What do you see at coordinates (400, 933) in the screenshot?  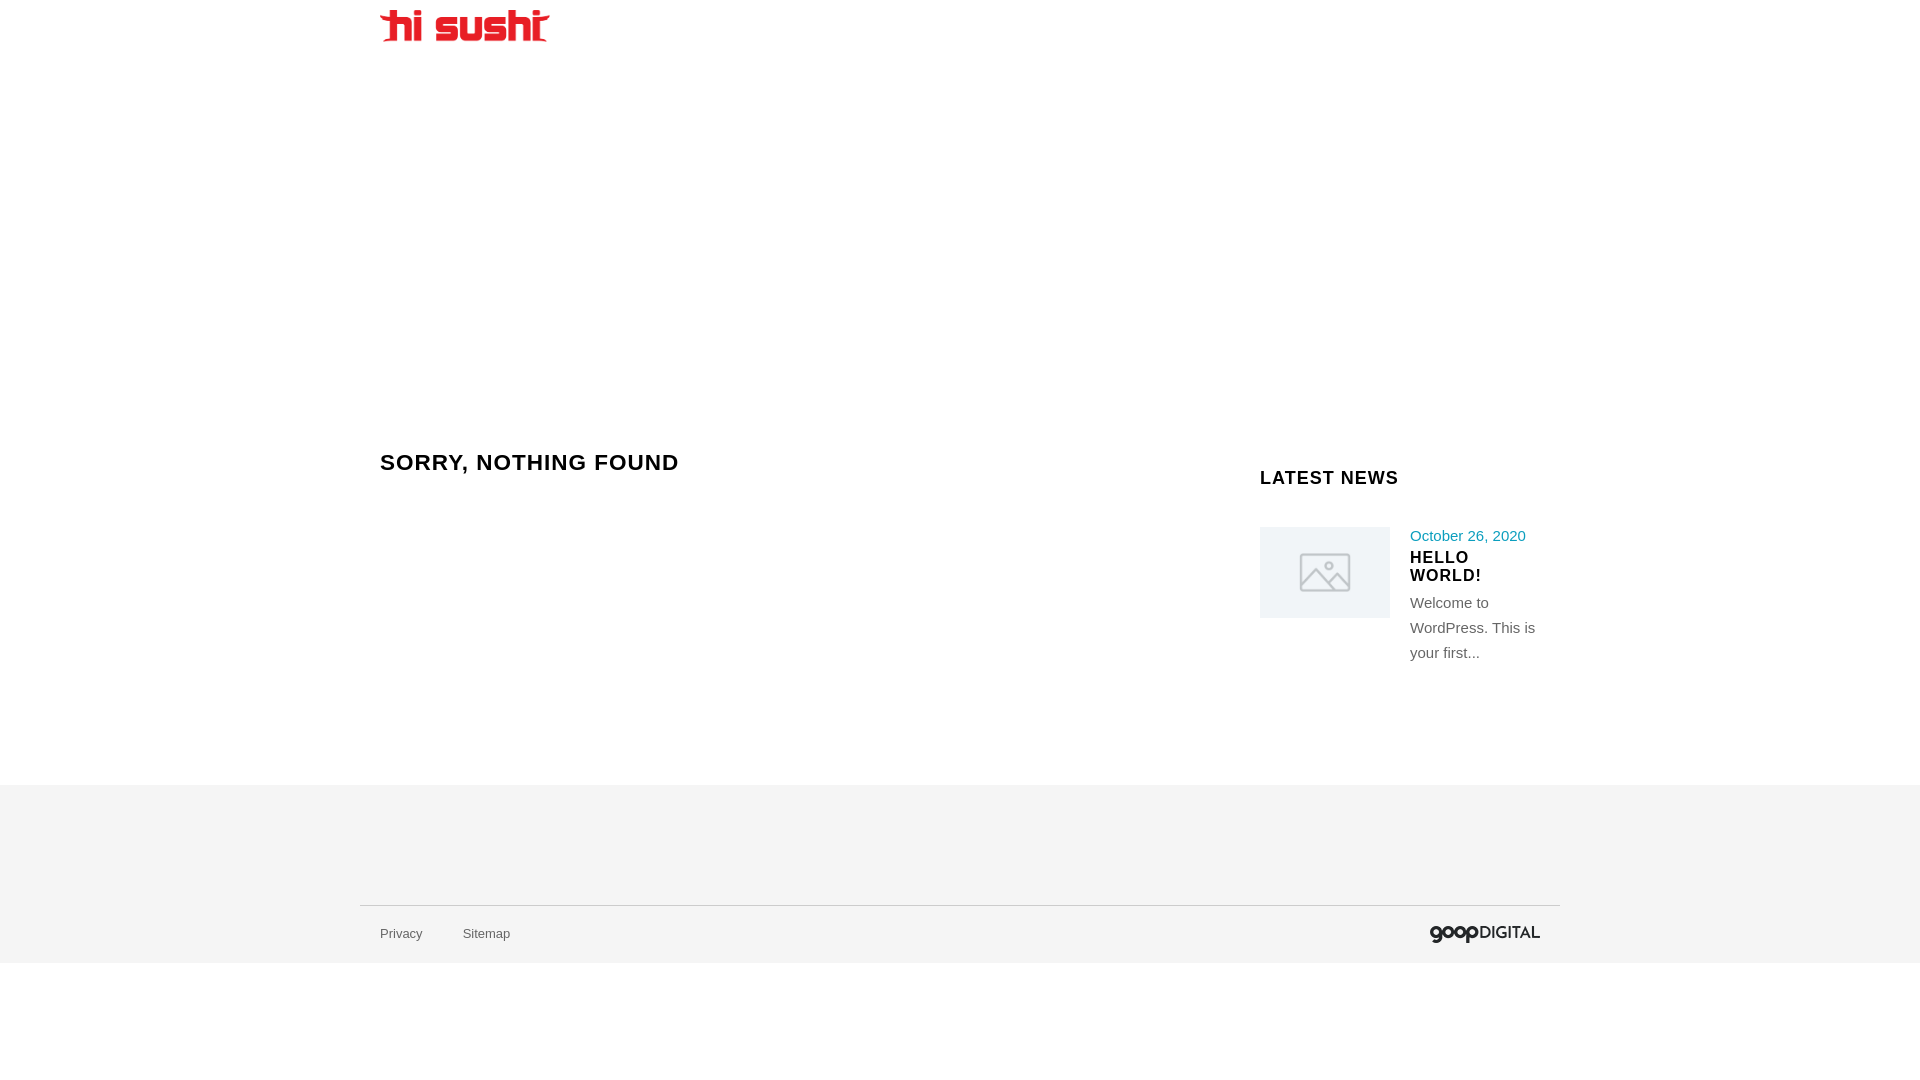 I see `'Privacy'` at bounding box center [400, 933].